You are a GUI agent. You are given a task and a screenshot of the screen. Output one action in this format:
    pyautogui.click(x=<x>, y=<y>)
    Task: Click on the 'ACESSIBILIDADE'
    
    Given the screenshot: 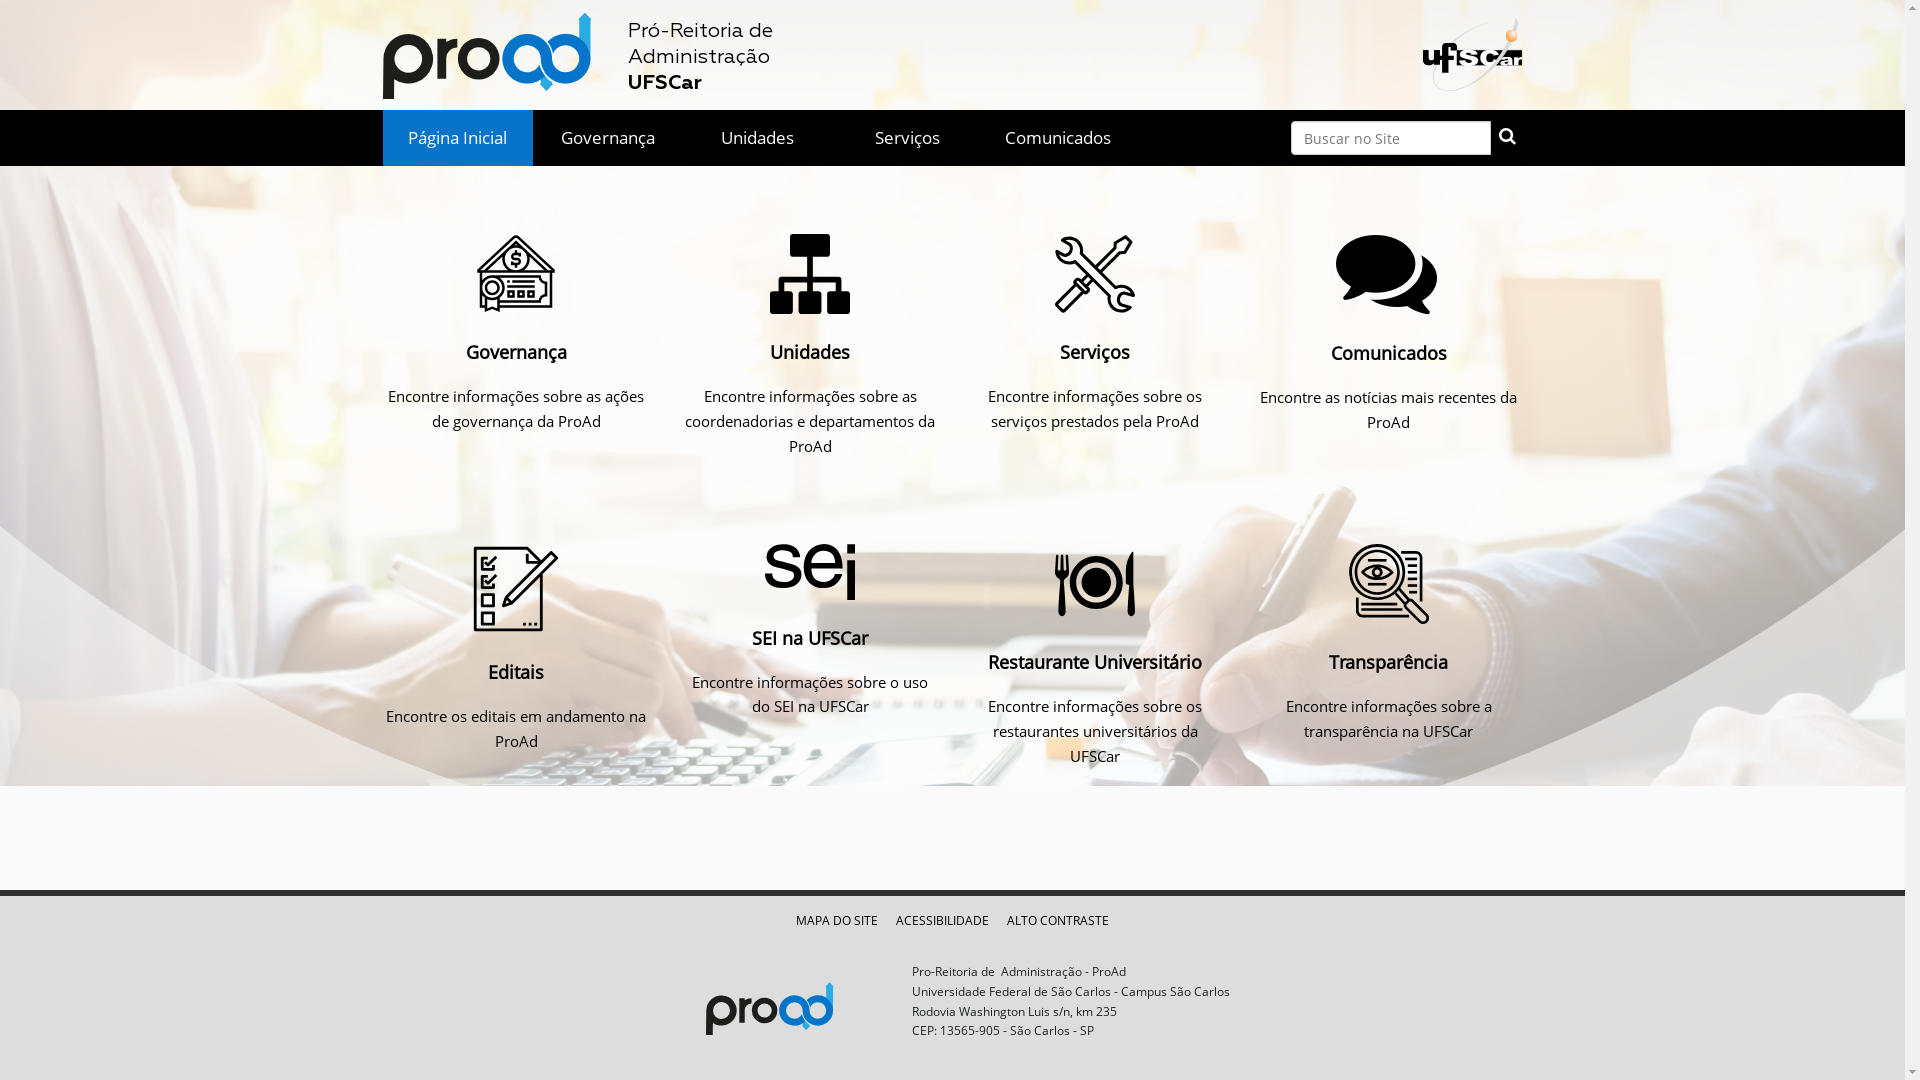 What is the action you would take?
    pyautogui.click(x=941, y=920)
    